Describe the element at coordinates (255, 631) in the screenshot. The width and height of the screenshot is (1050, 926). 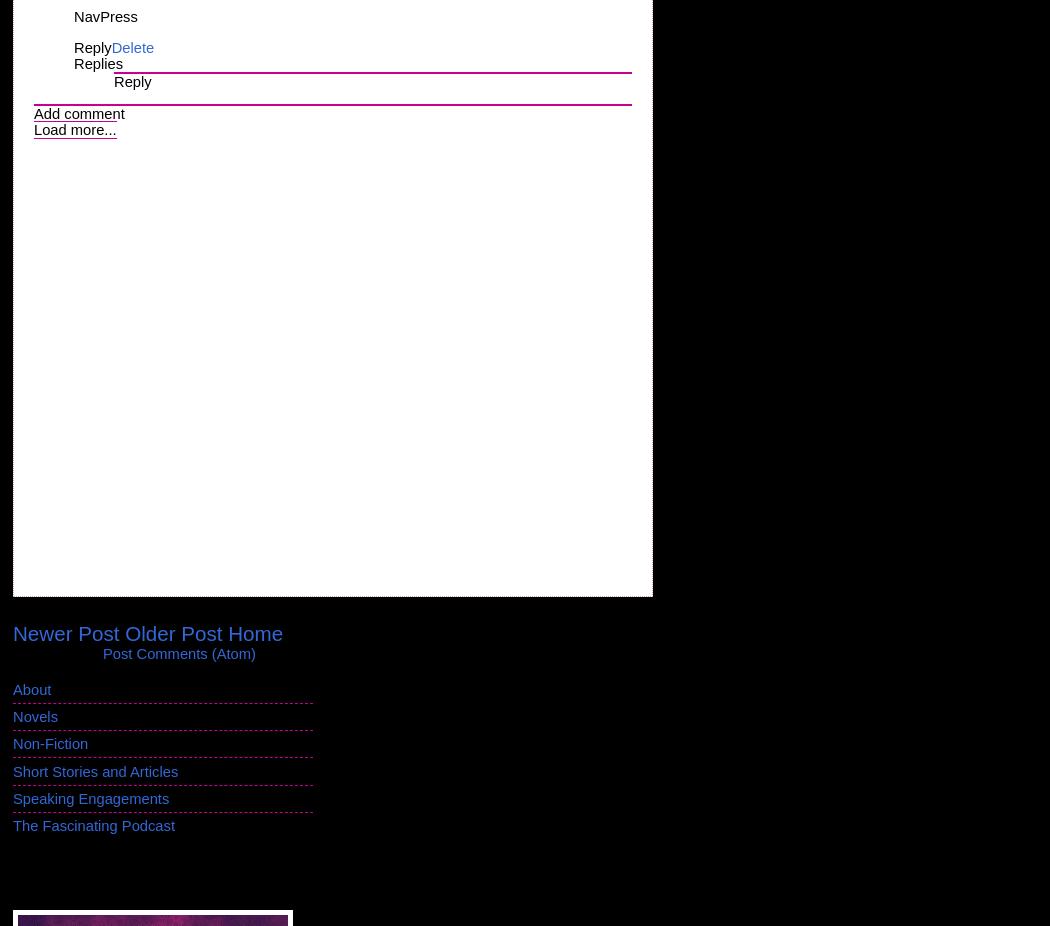
I see `'Home'` at that location.